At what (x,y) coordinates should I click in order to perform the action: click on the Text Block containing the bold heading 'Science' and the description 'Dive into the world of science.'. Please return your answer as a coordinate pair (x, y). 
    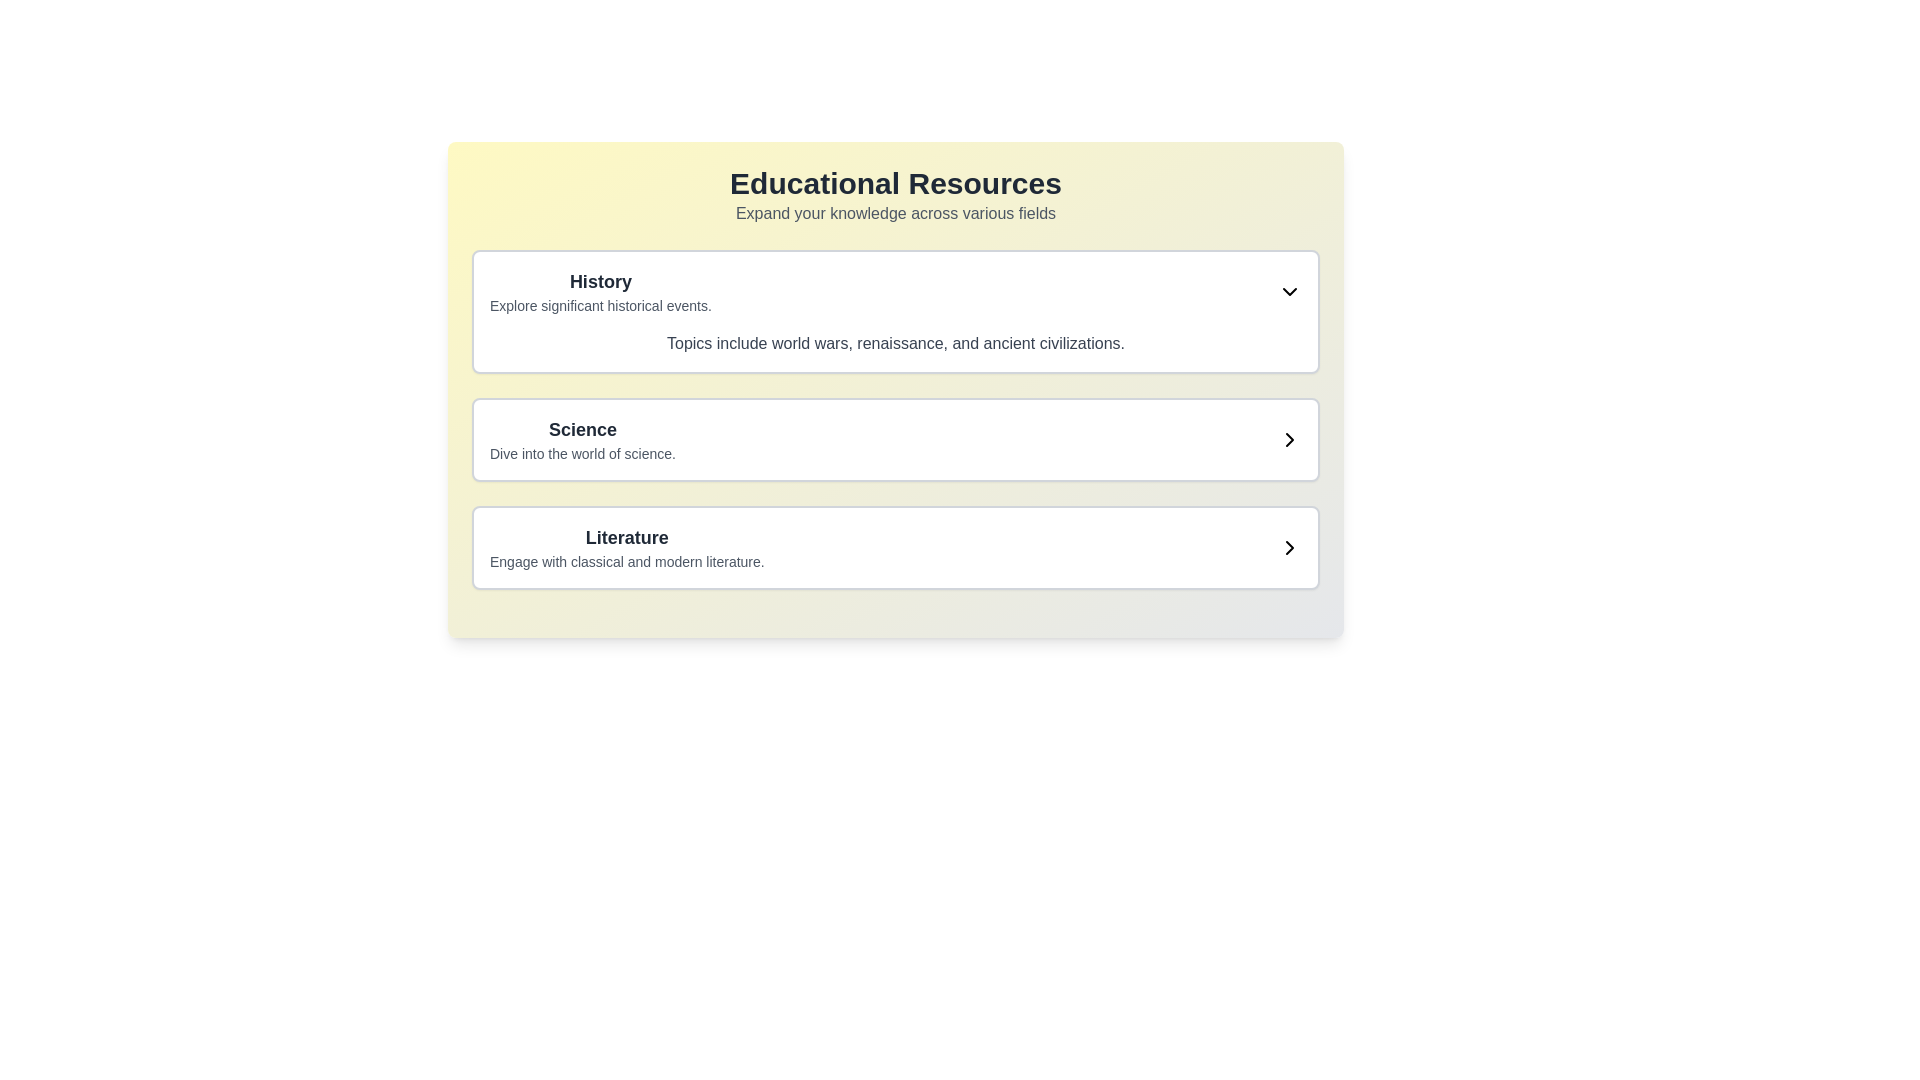
    Looking at the image, I should click on (581, 438).